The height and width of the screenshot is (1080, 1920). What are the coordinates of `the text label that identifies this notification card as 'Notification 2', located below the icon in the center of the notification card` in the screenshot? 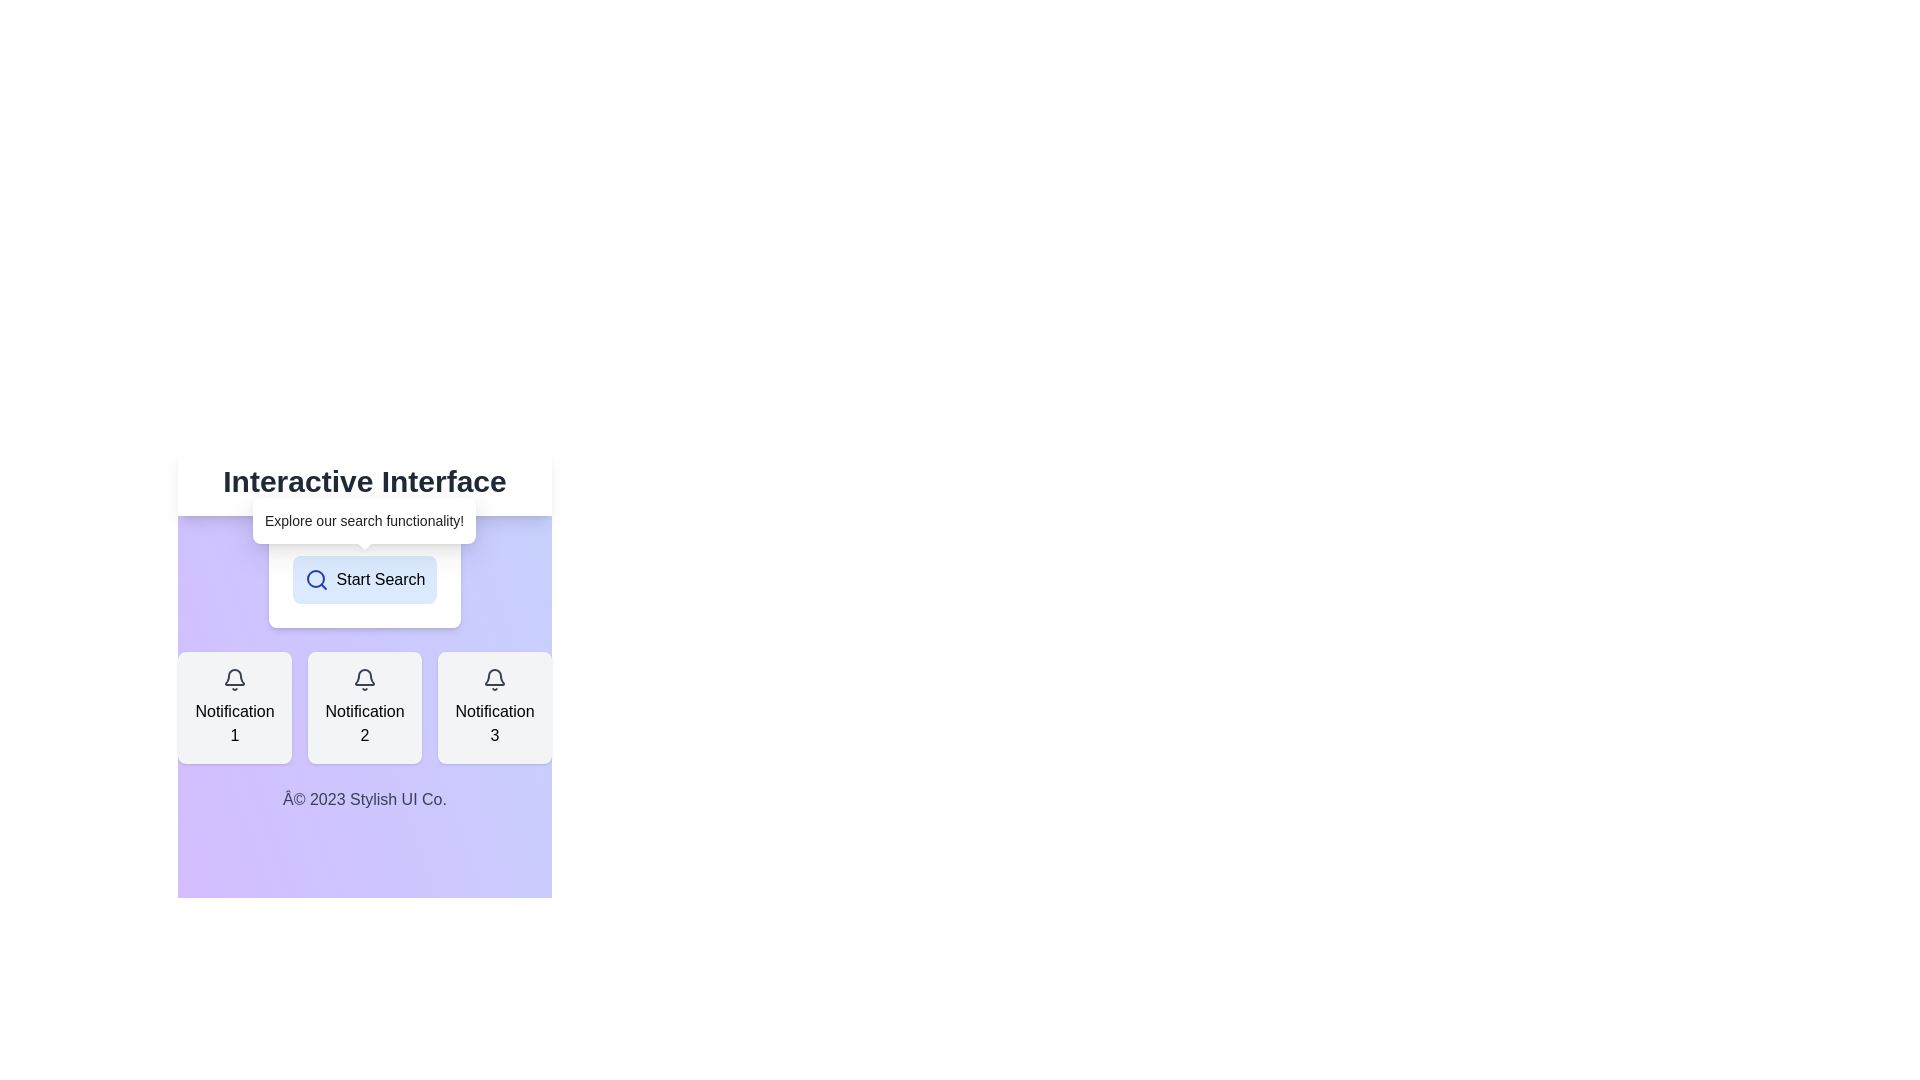 It's located at (364, 724).